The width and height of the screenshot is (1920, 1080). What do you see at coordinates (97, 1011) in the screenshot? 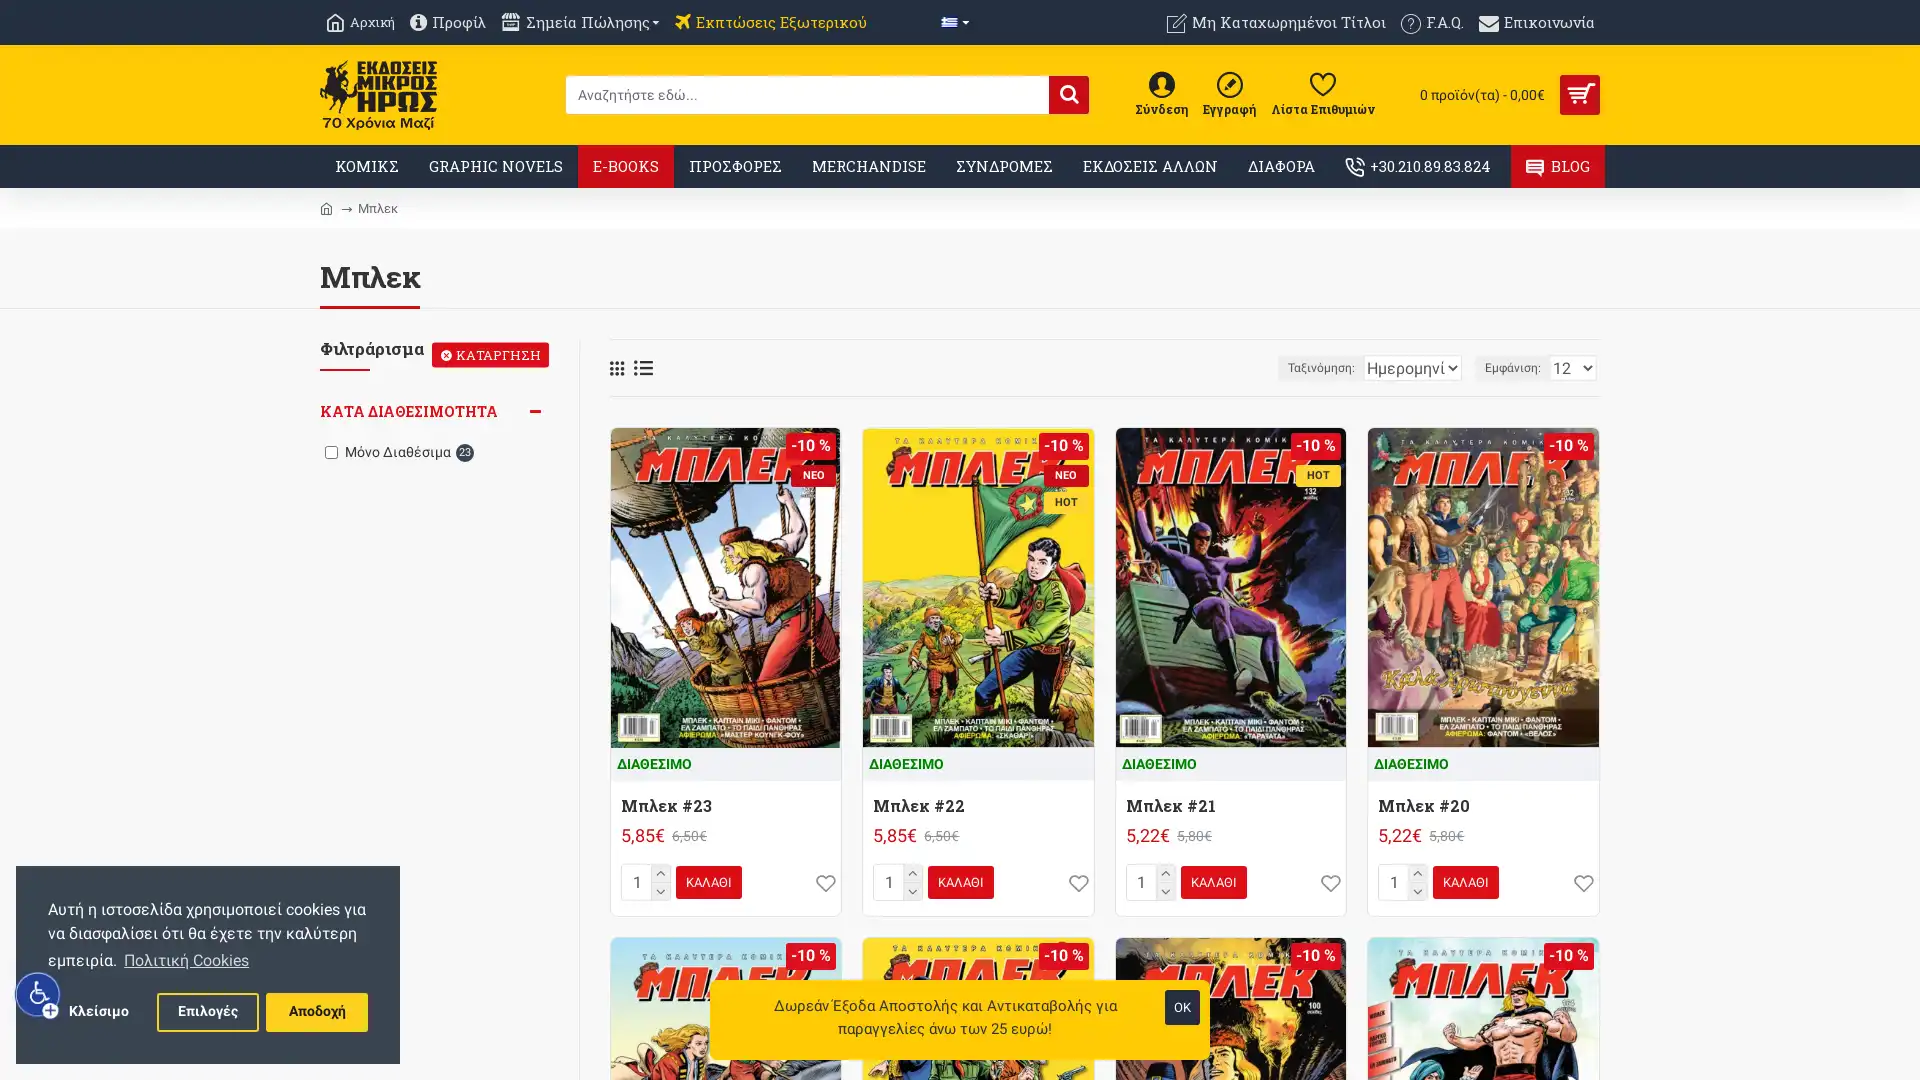
I see `dismiss cookie message` at bounding box center [97, 1011].